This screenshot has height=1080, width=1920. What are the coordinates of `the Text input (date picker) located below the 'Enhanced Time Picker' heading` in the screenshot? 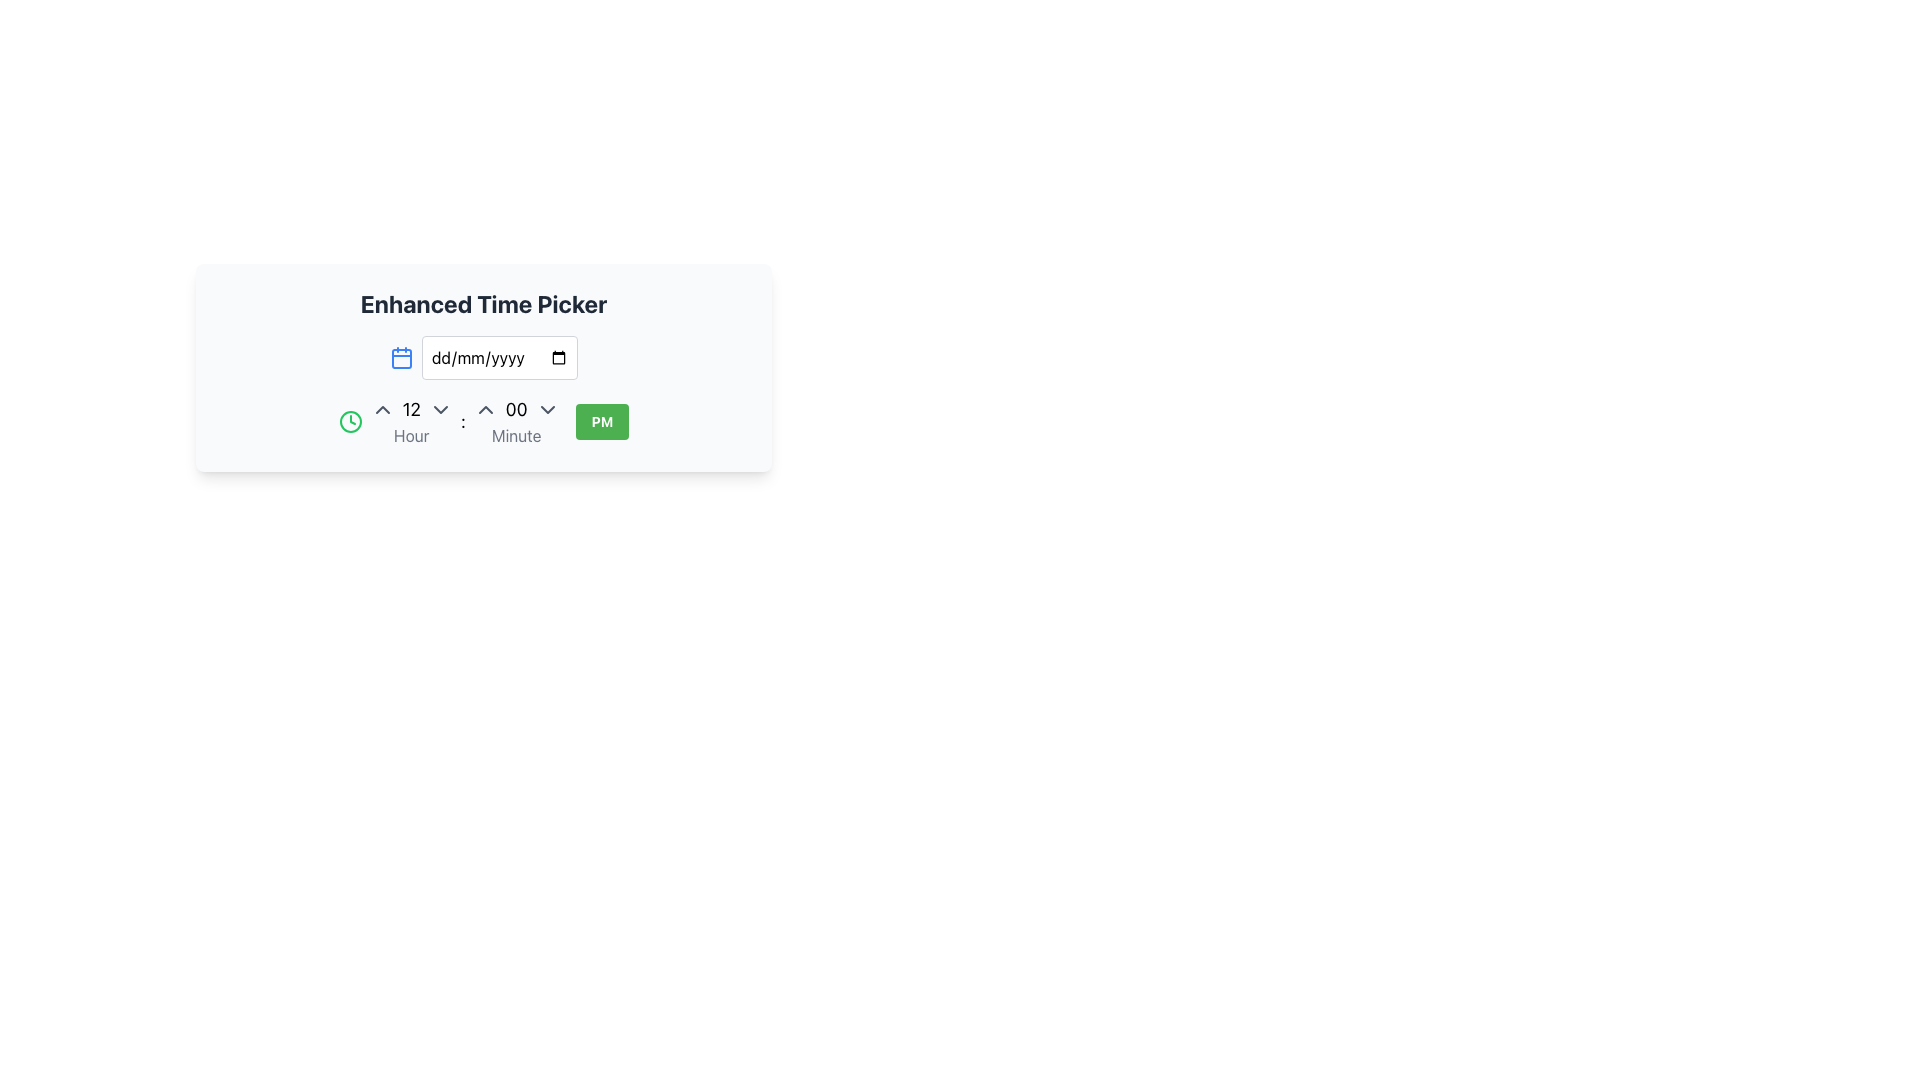 It's located at (484, 357).